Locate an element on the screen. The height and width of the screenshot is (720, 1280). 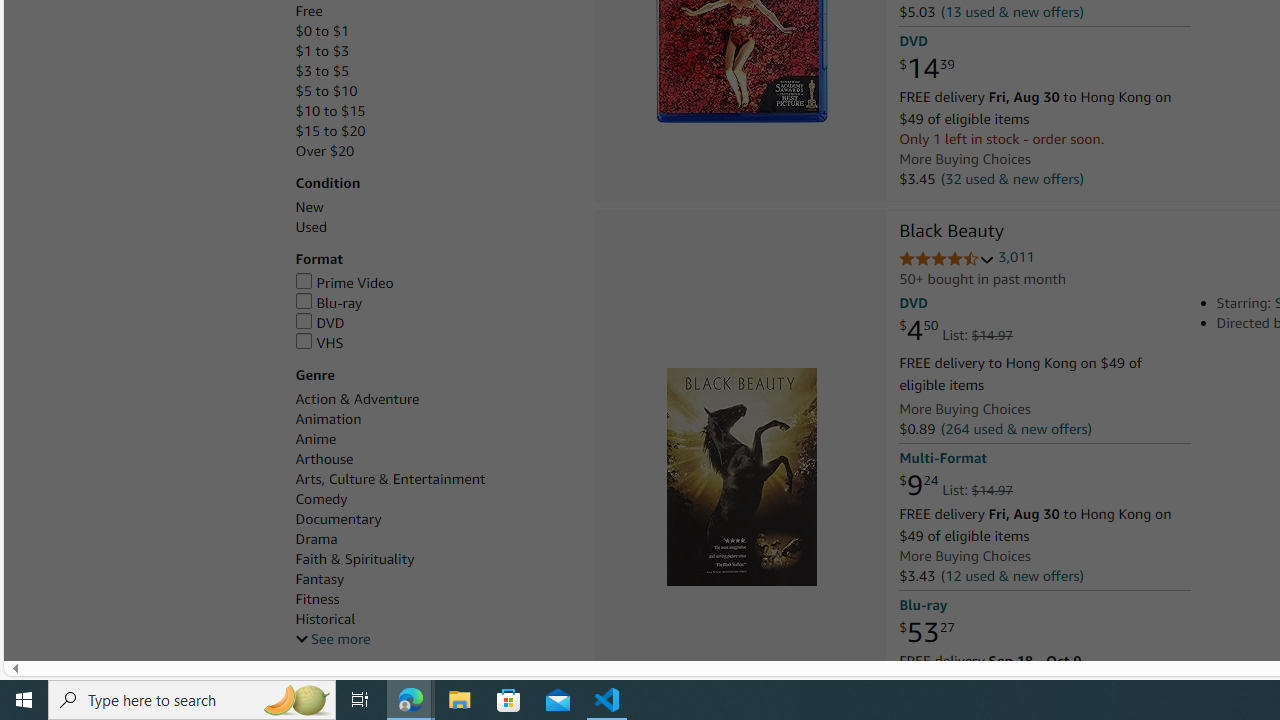
'(13 used & new offers)' is located at coordinates (1011, 12).